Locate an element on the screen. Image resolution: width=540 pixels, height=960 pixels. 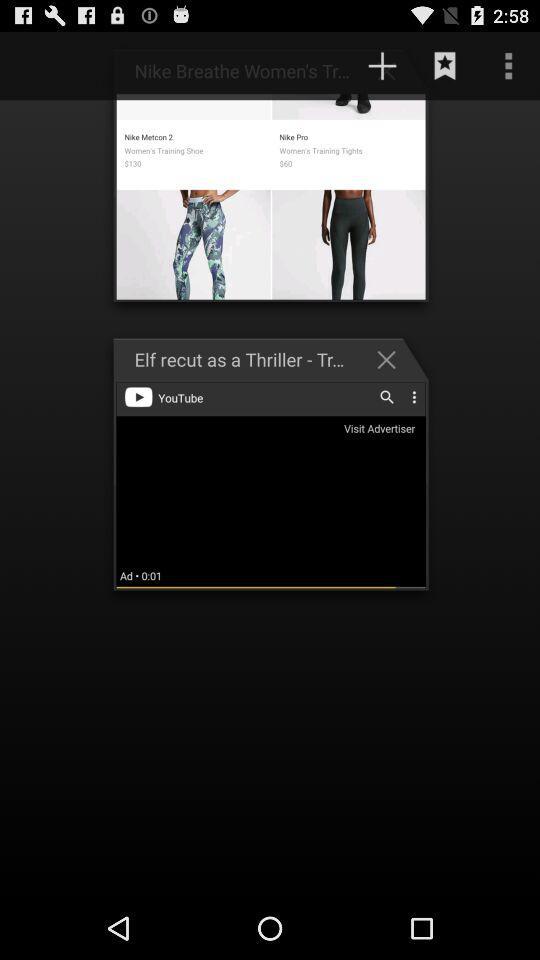
the more icon is located at coordinates (508, 70).